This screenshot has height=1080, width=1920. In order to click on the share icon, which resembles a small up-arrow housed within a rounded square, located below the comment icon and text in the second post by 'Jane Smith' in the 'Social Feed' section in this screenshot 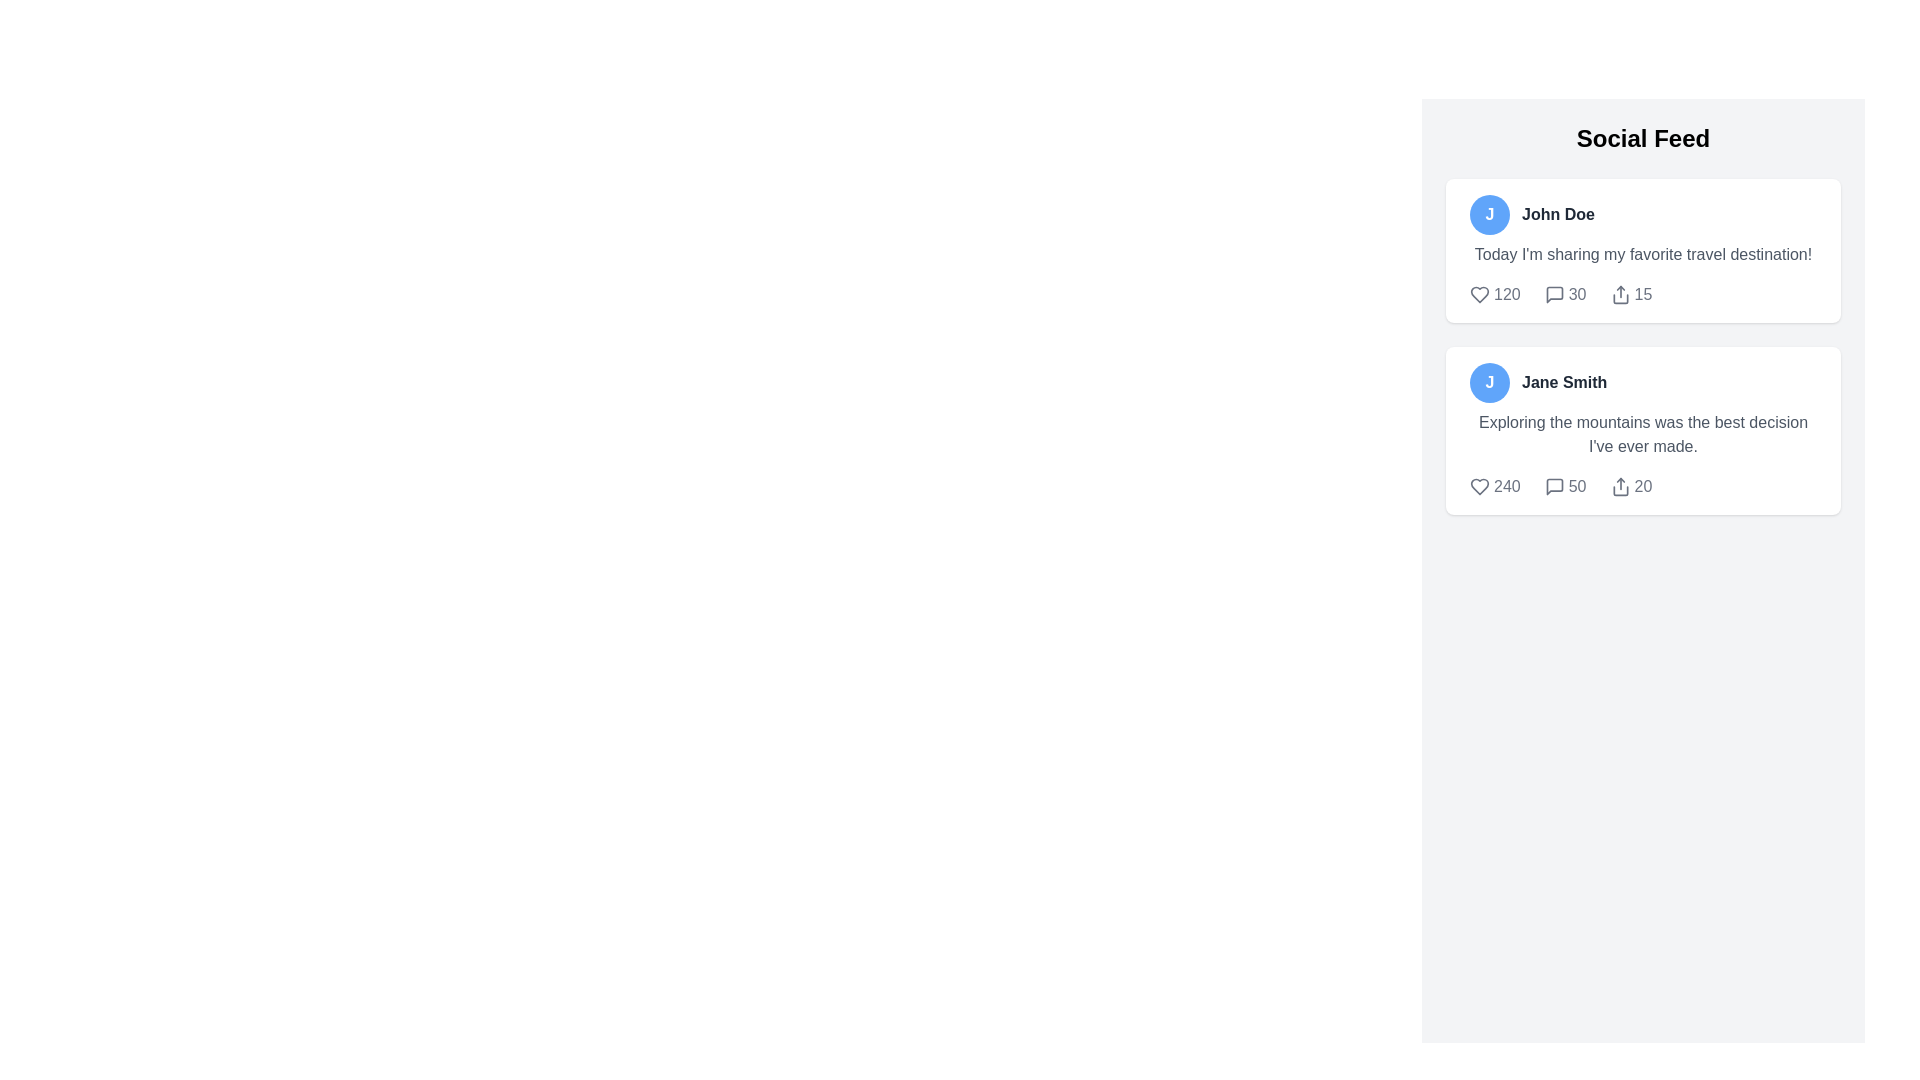, I will do `click(1620, 486)`.